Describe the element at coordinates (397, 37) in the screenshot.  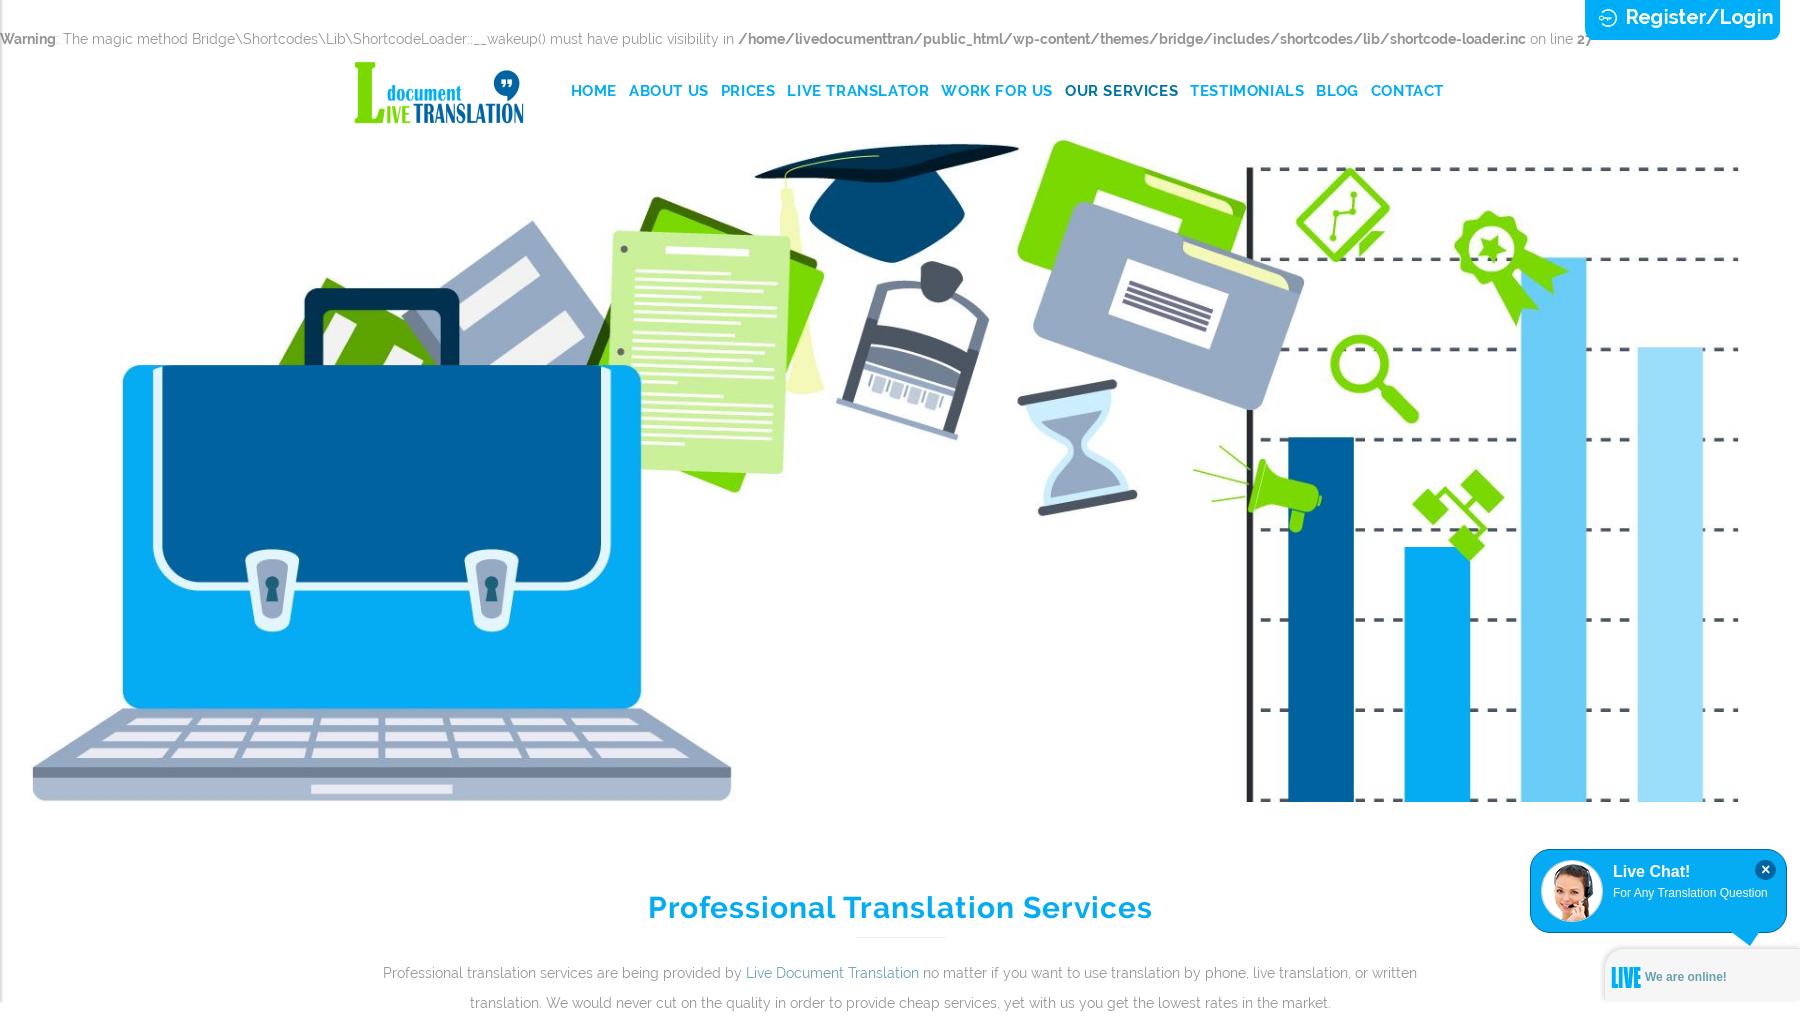
I see `':  The magic method Bridge\Shortcodes\Lib\ShortcodeLoader::__wakeup() must have public visibility in'` at that location.